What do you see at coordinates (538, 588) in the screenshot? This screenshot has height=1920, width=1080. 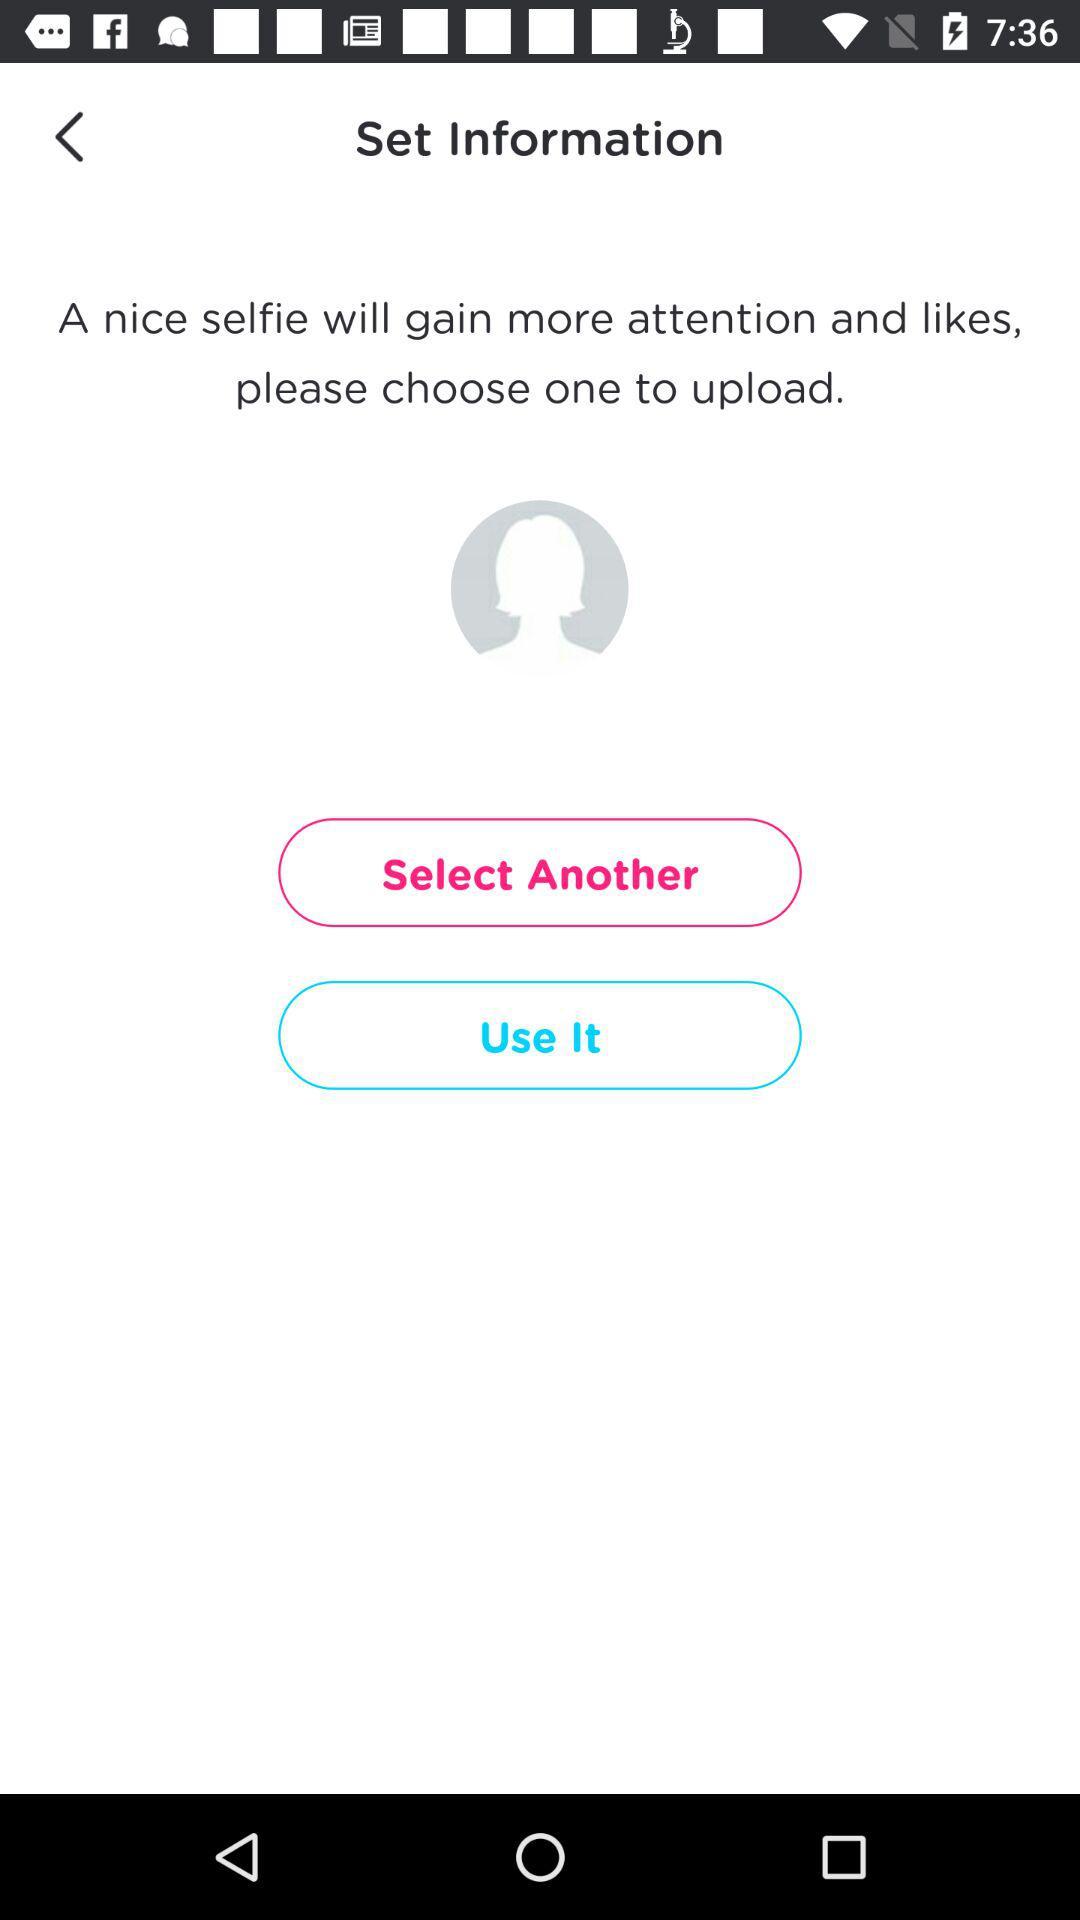 I see `the avatar icon` at bounding box center [538, 588].